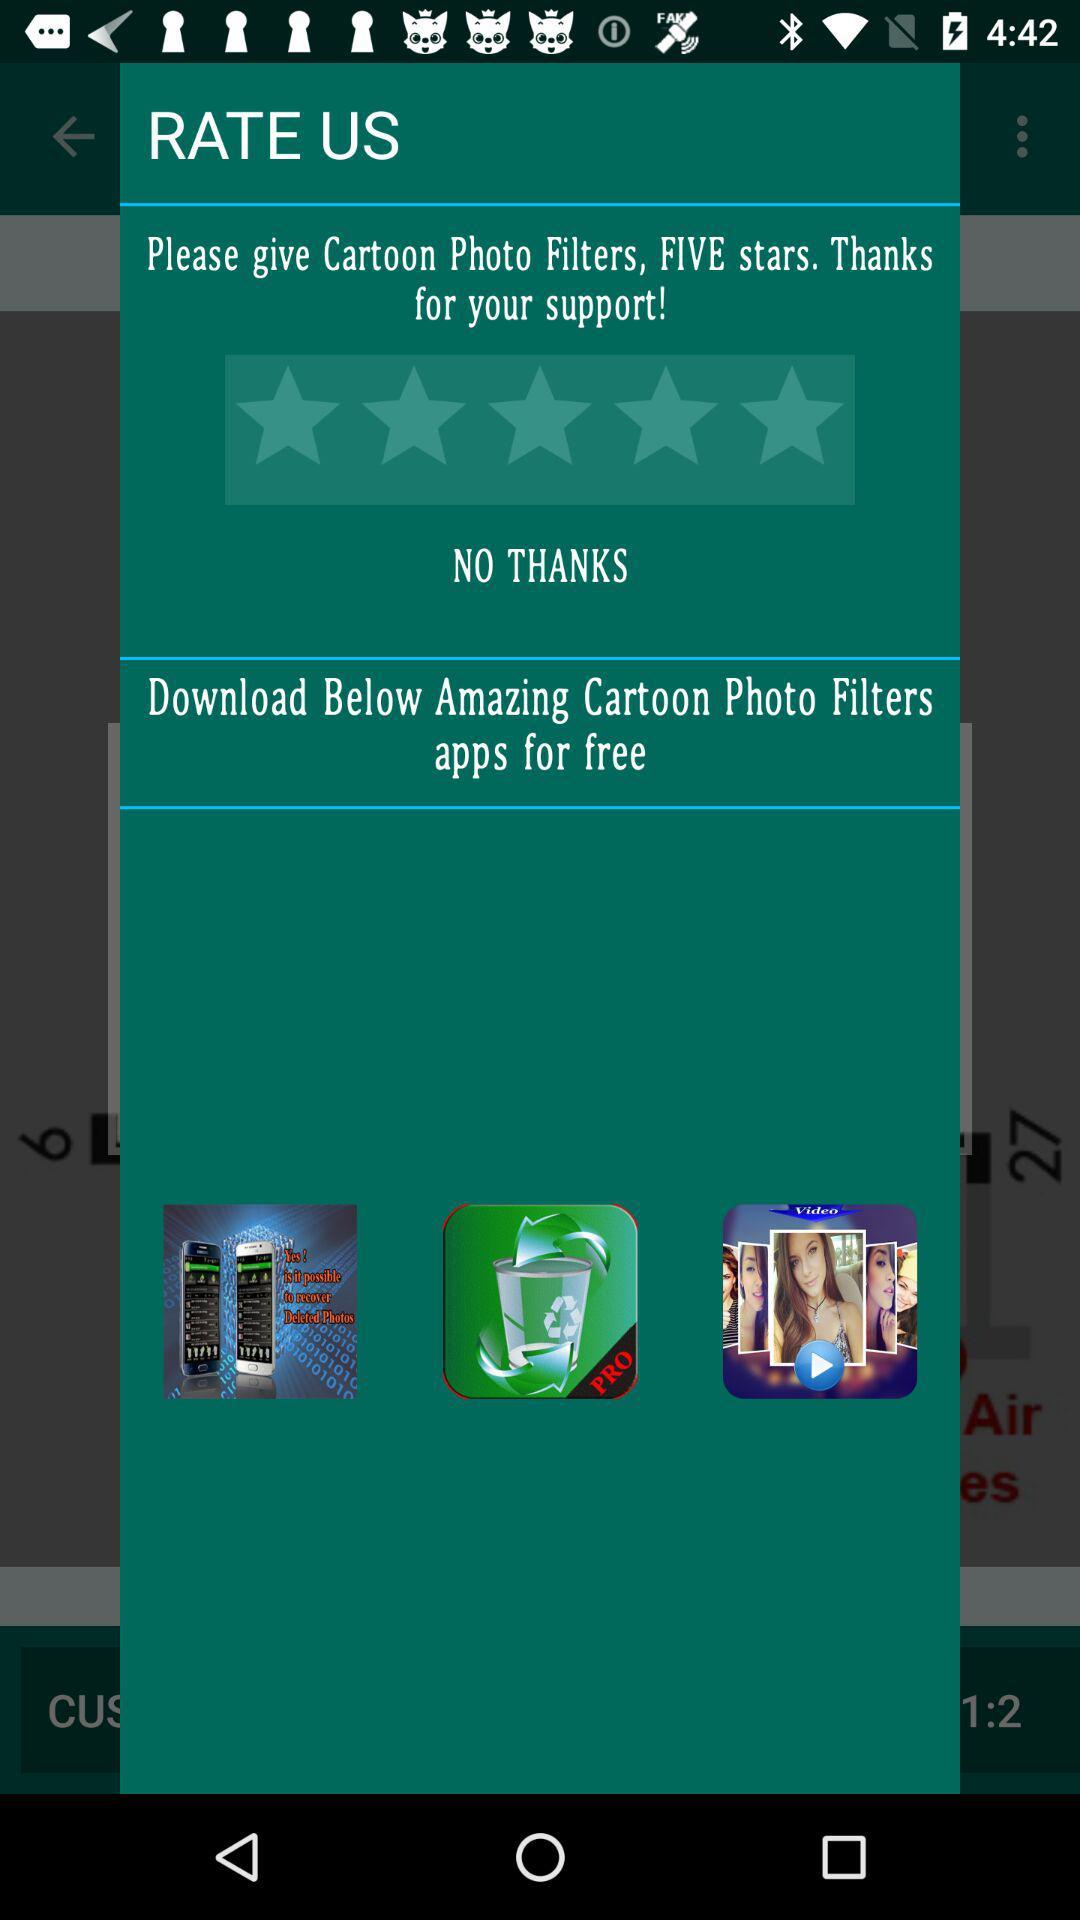 This screenshot has width=1080, height=1920. What do you see at coordinates (259, 1301) in the screenshot?
I see `the icon at the bottom left corner` at bounding box center [259, 1301].